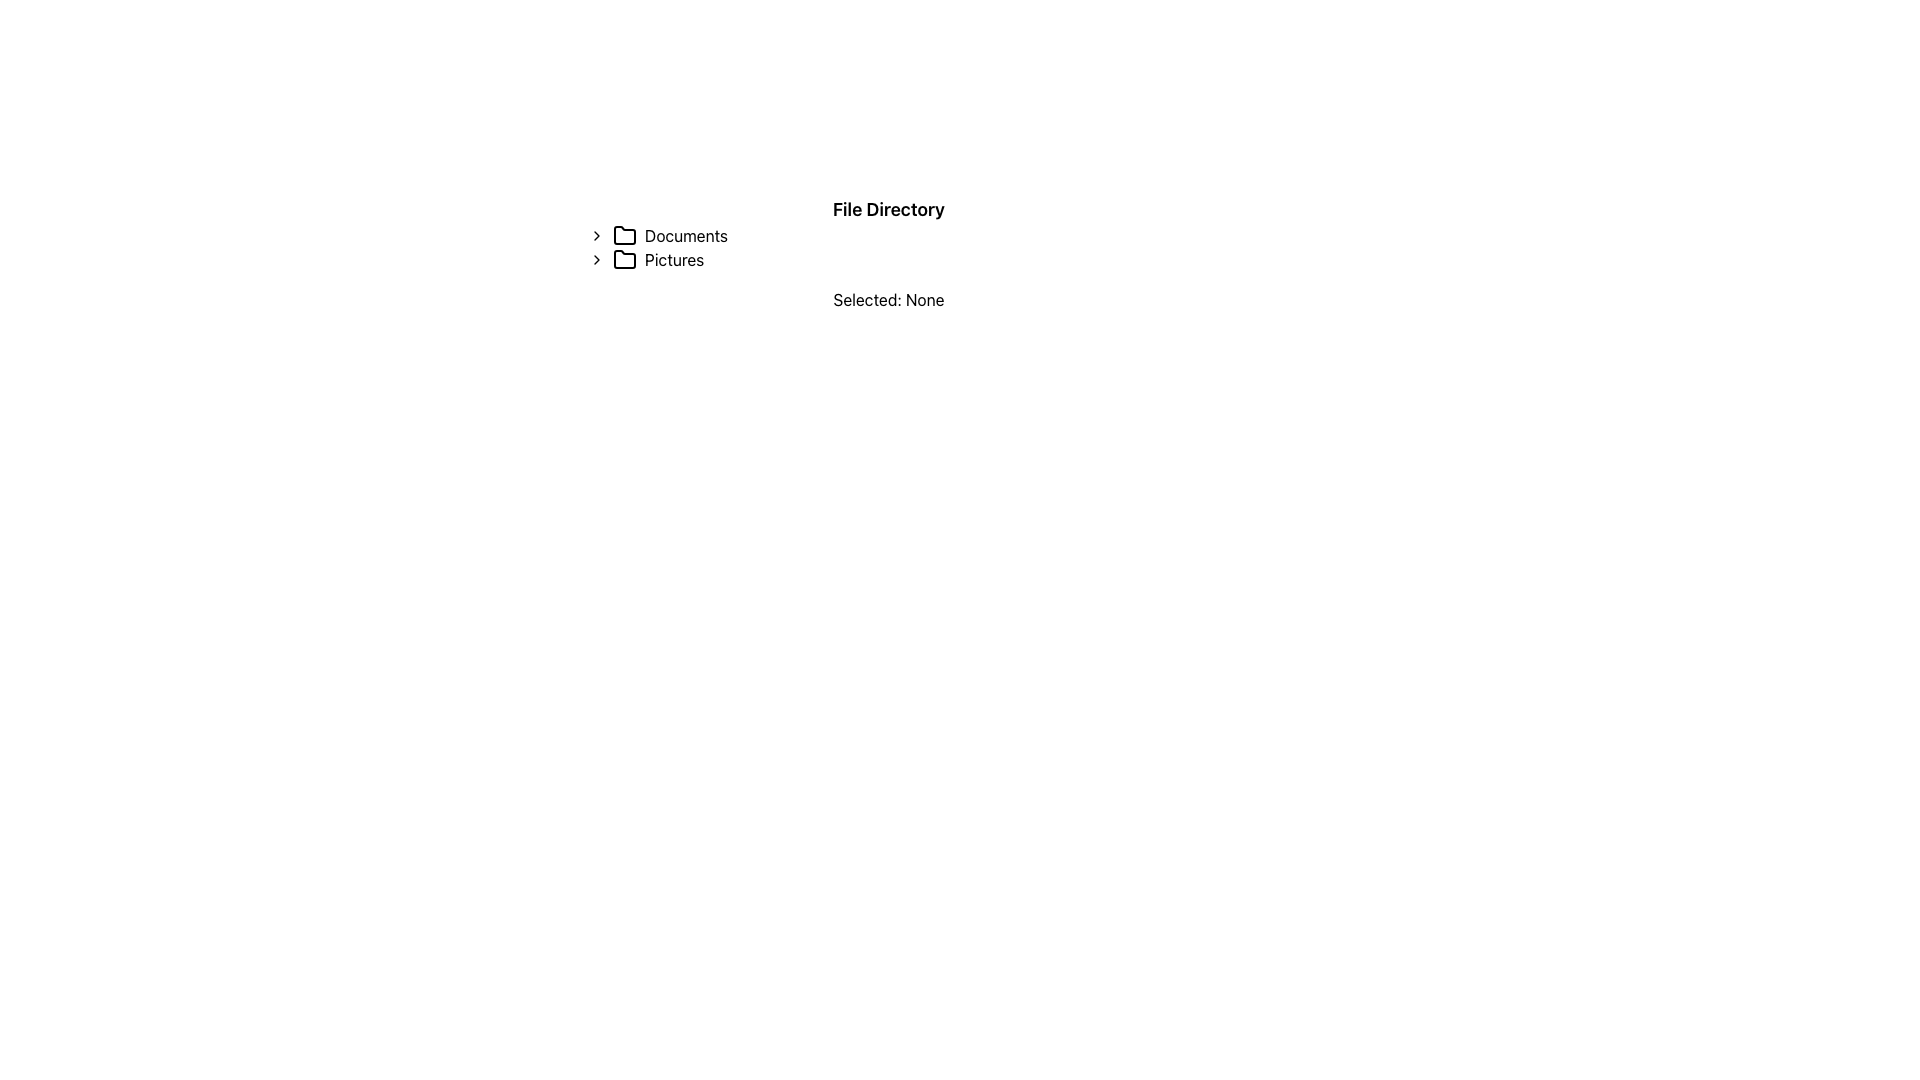  I want to click on the 'Pictures' text label in the file directory structure, so click(674, 258).